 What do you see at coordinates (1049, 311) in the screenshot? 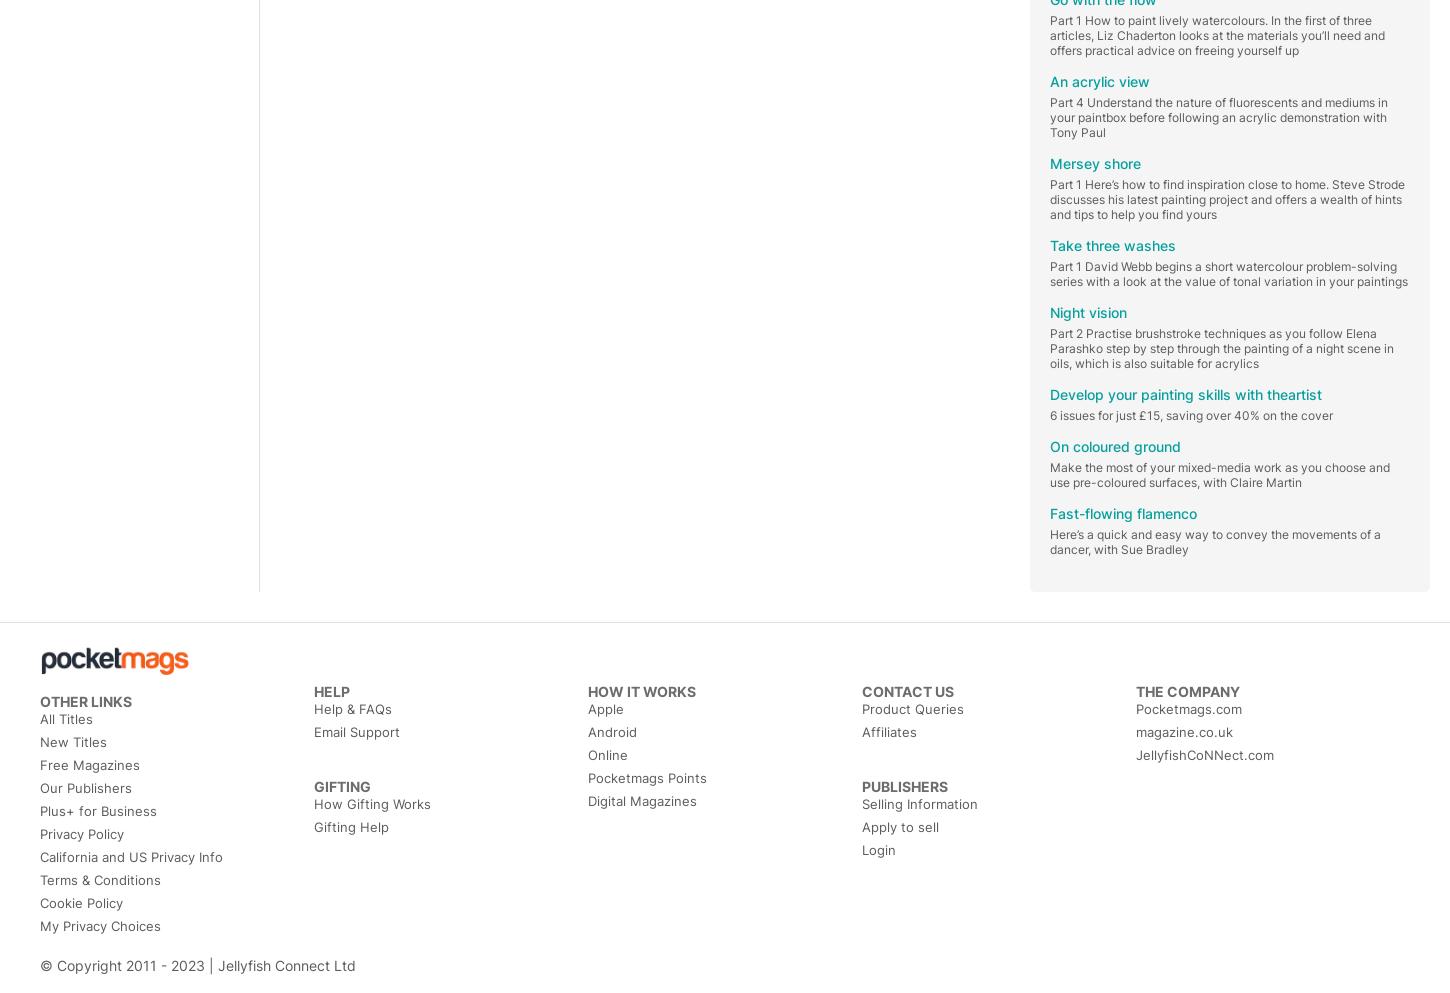
I see `'Night vision'` at bounding box center [1049, 311].